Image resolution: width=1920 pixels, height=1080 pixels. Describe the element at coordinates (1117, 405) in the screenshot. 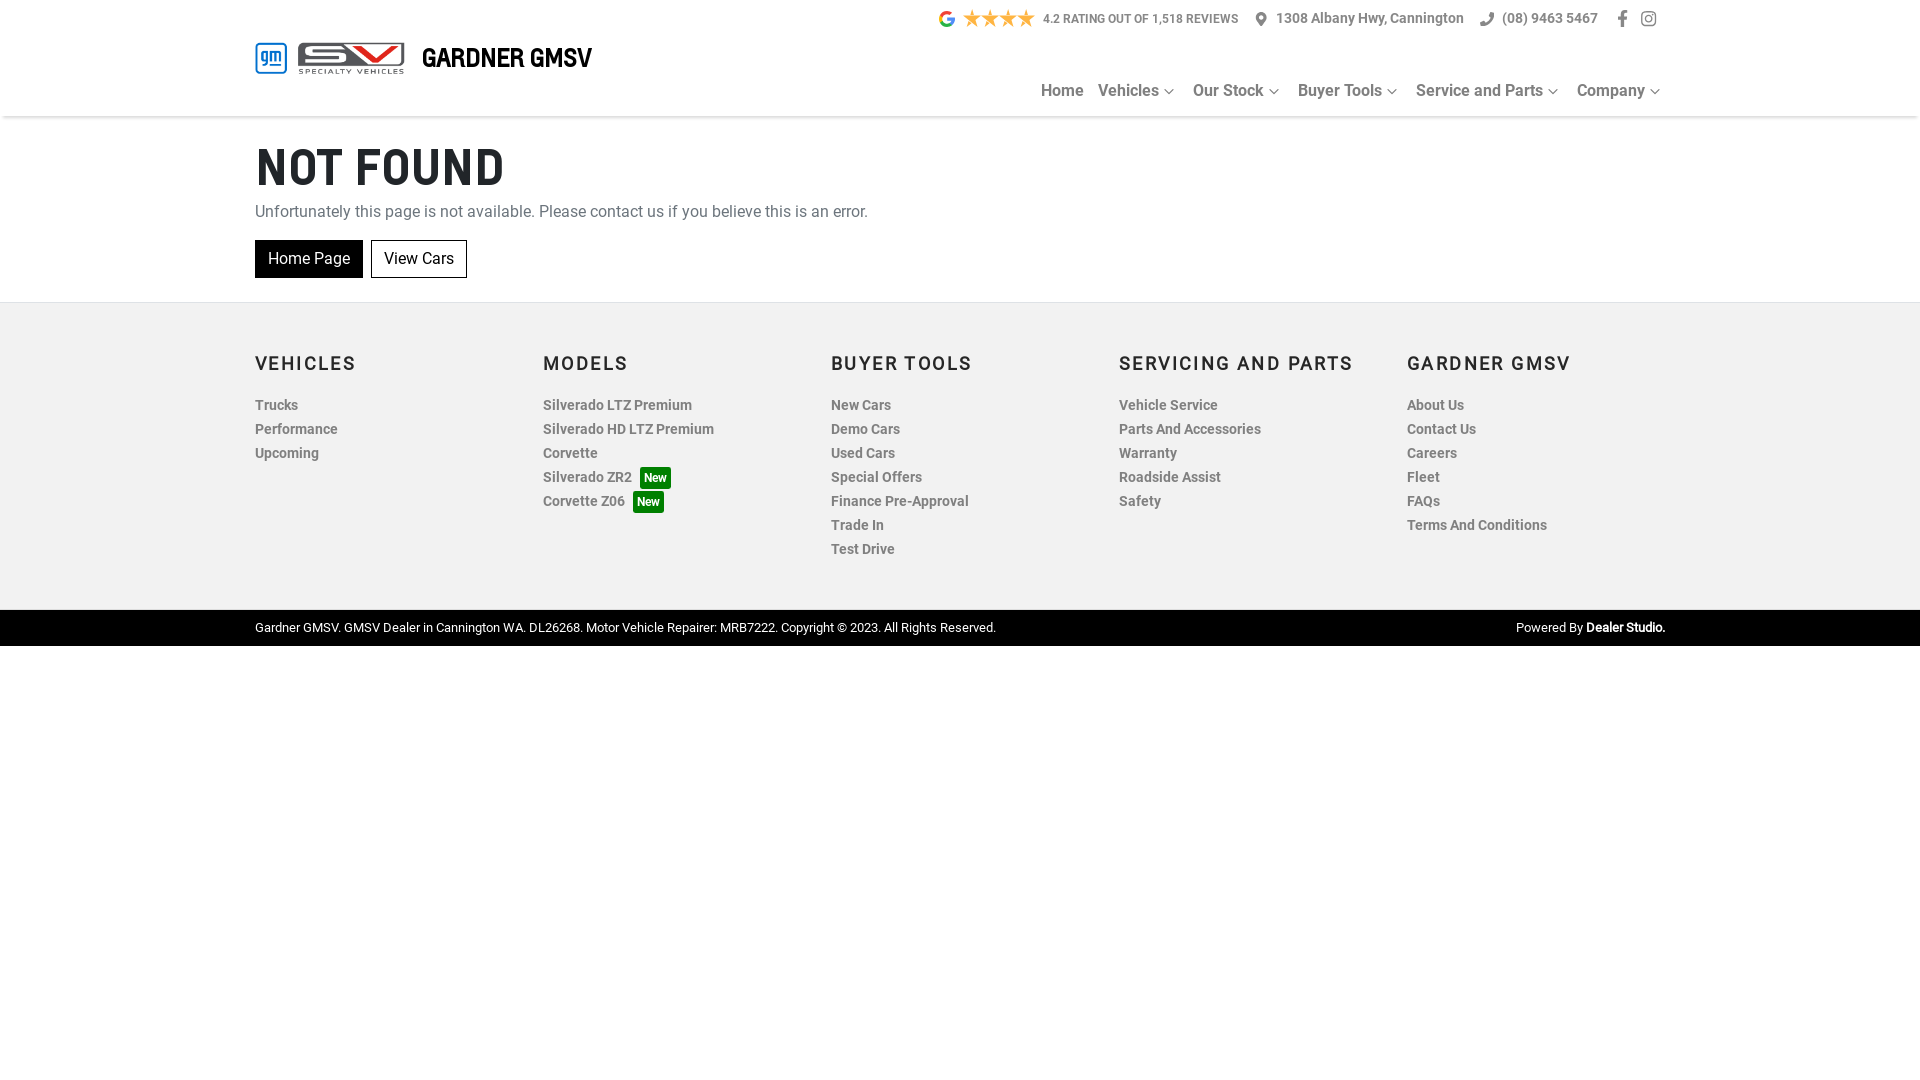

I see `'Vehicle Service'` at that location.